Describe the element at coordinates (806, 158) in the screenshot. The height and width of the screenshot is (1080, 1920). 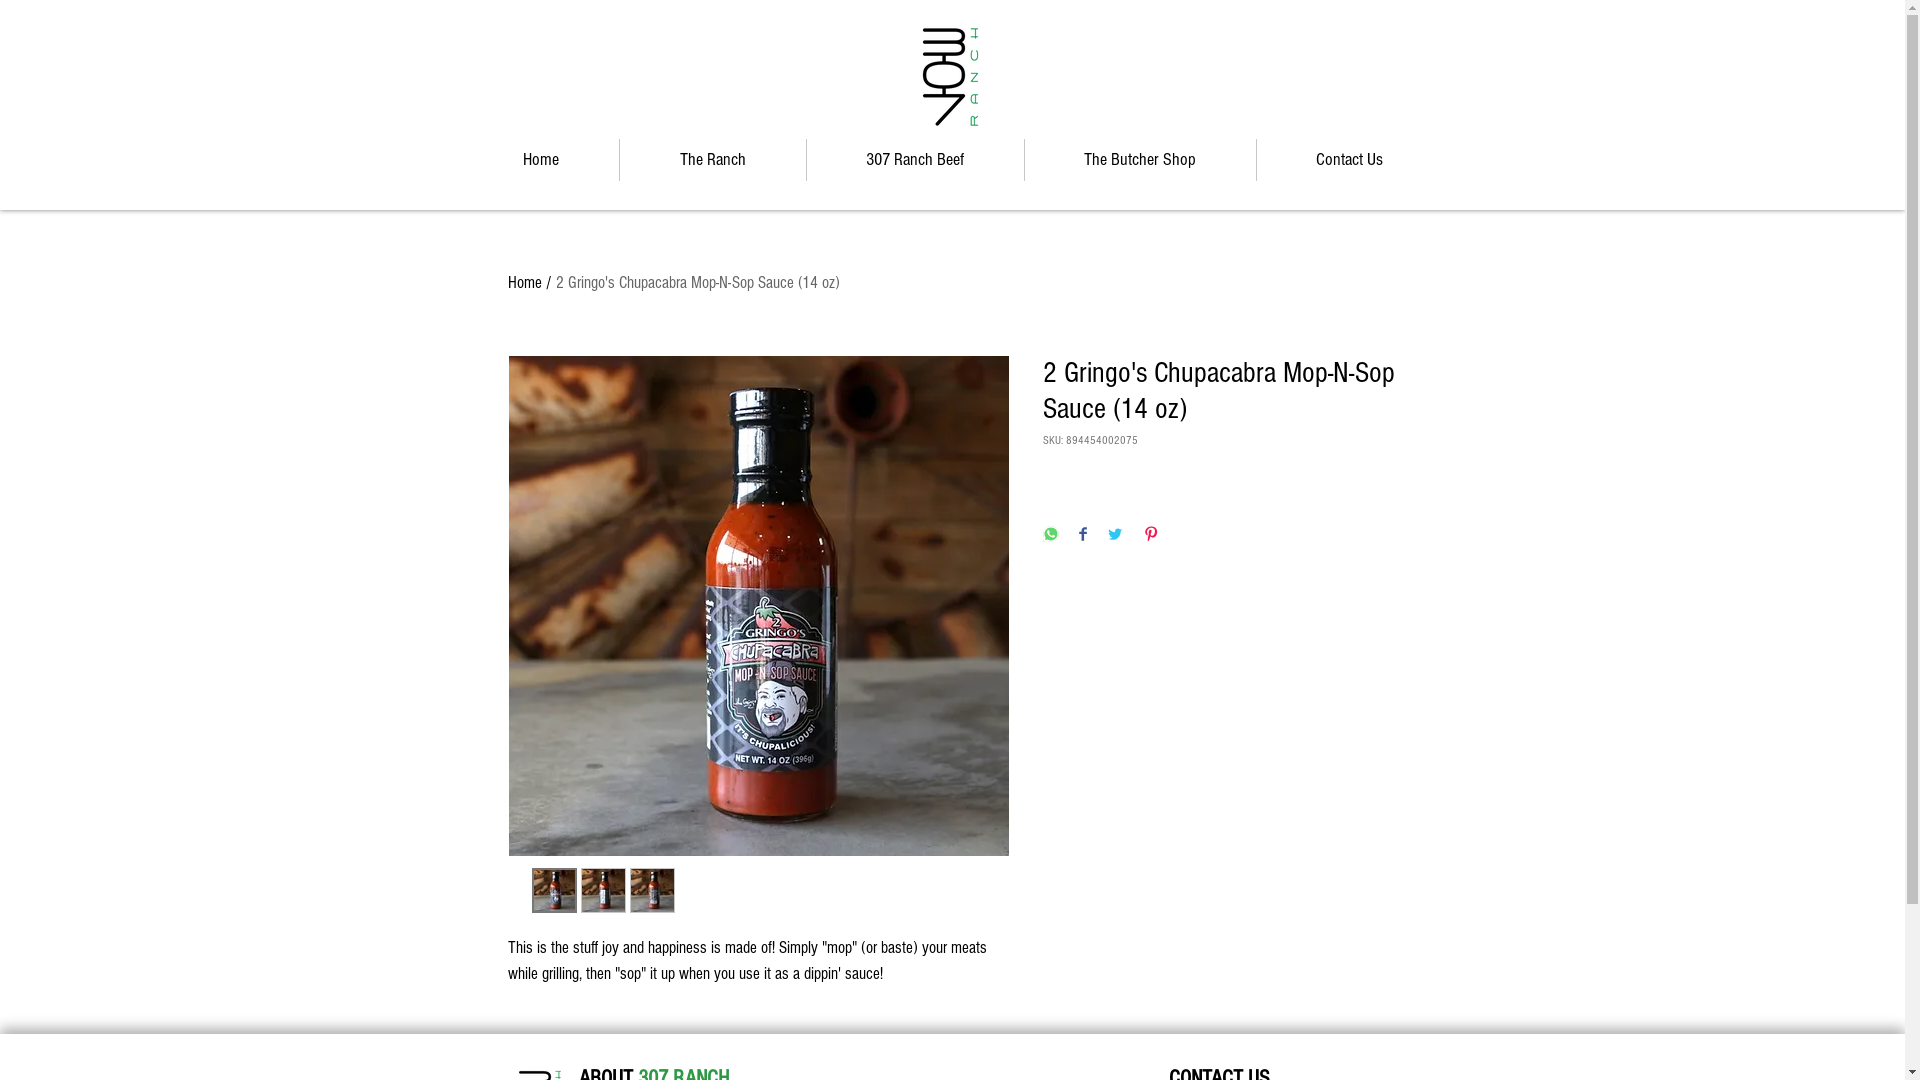
I see `'307 Ranch Beef'` at that location.